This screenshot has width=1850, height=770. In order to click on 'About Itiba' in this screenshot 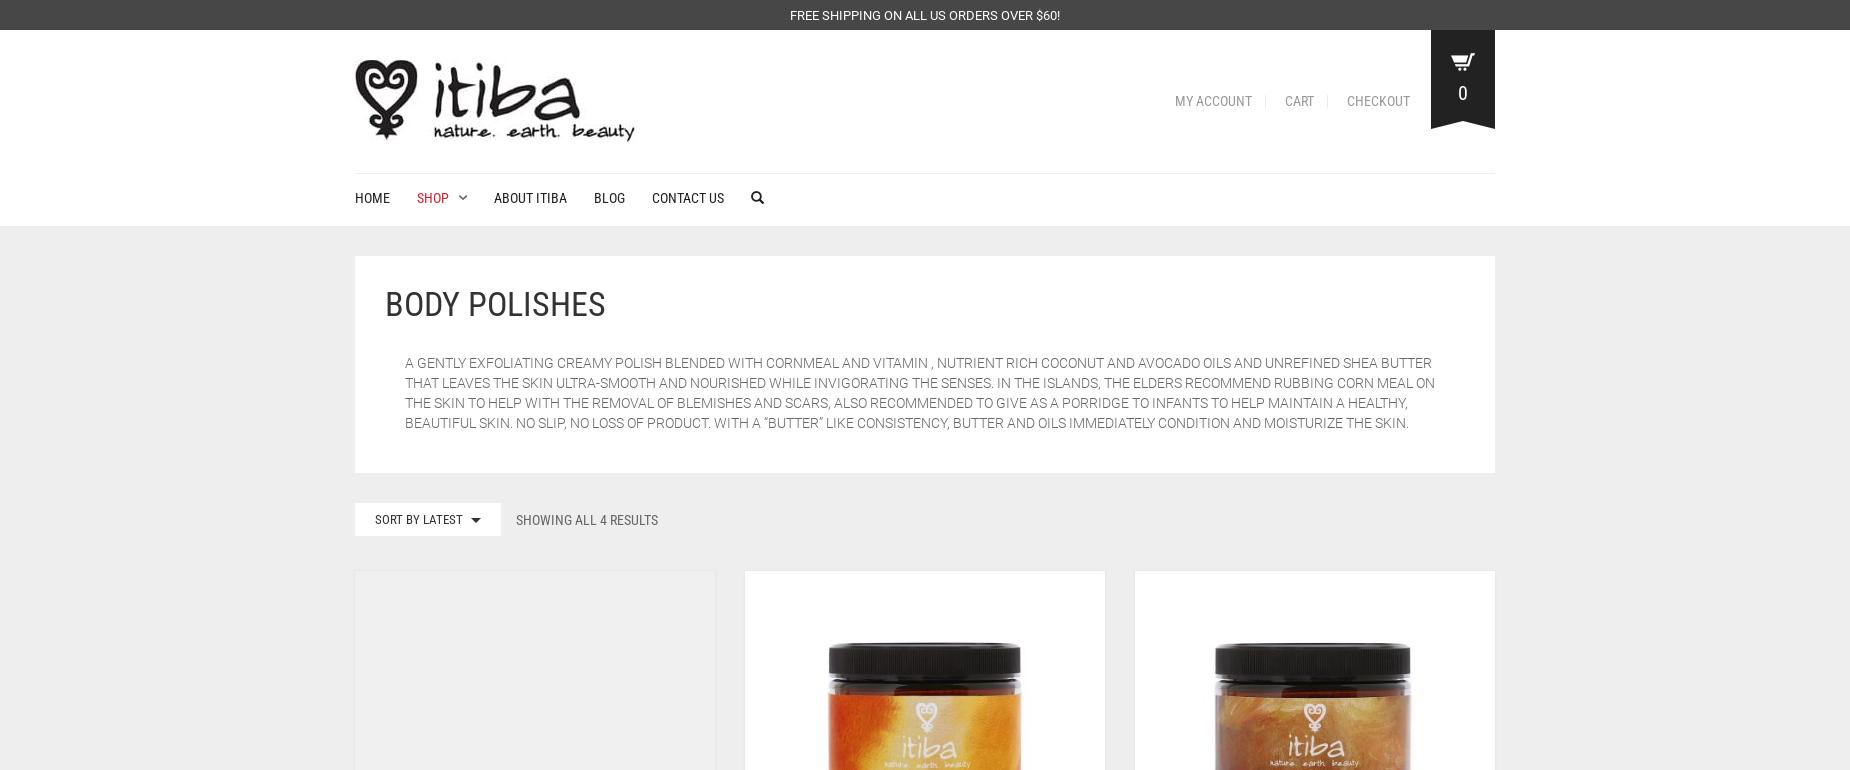, I will do `click(530, 196)`.